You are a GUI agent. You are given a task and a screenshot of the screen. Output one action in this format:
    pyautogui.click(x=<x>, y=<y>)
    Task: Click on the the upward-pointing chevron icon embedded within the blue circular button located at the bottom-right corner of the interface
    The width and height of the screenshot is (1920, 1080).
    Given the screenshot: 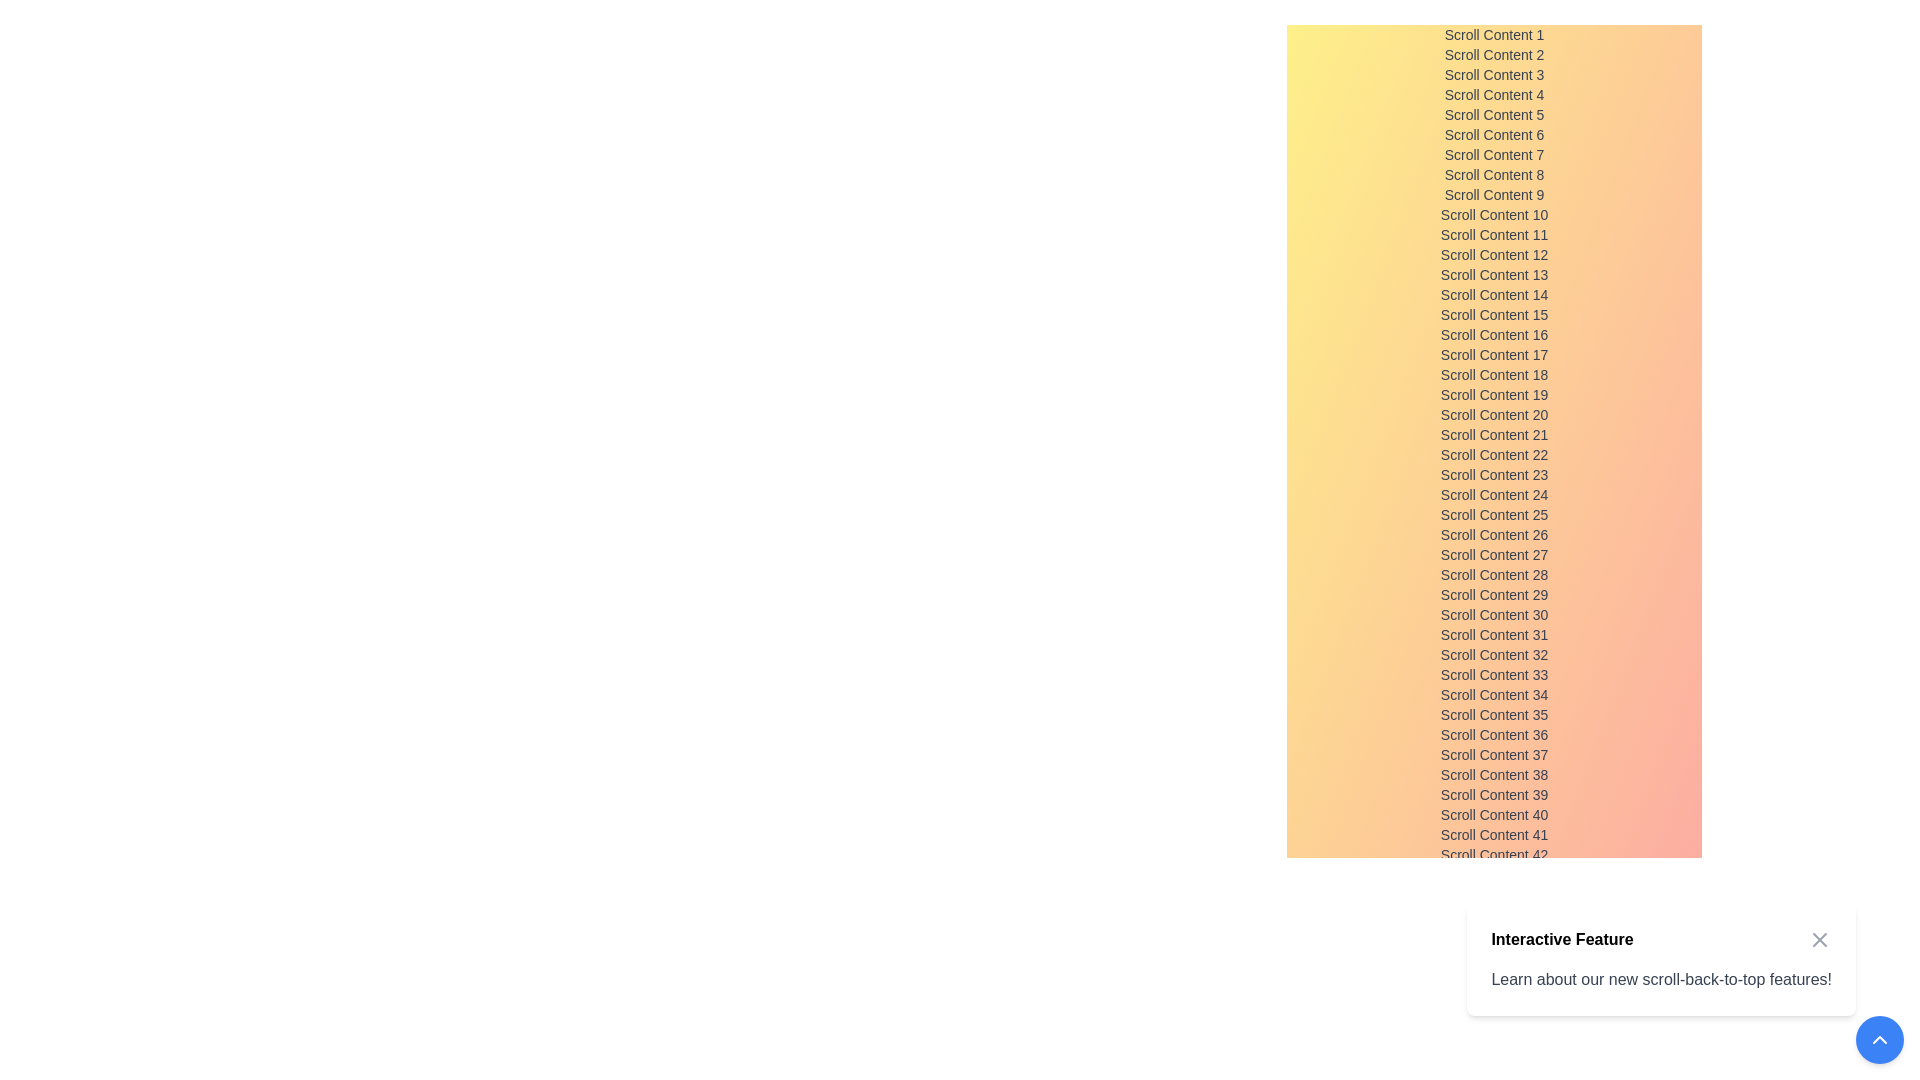 What is the action you would take?
    pyautogui.click(x=1879, y=1039)
    